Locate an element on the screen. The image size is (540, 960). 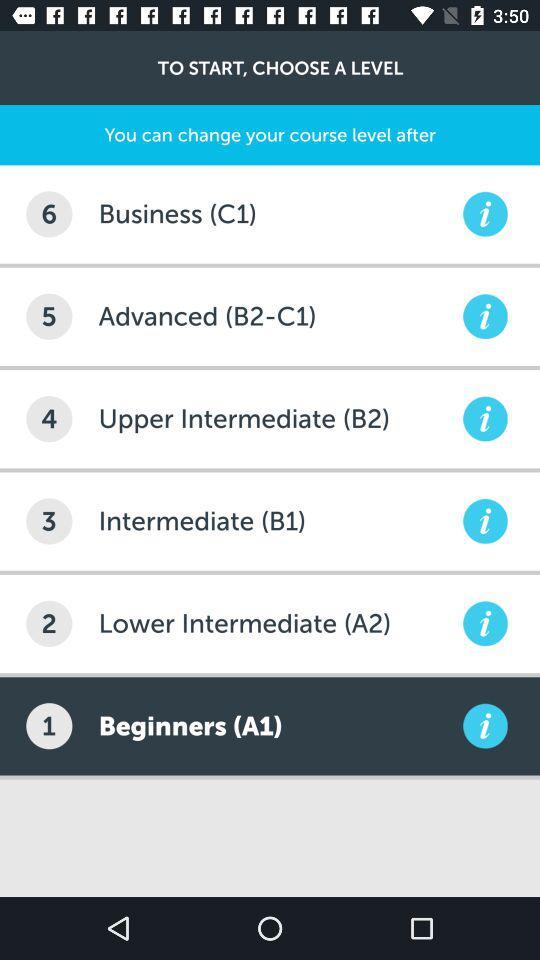
item at the bottom left corner is located at coordinates (49, 725).